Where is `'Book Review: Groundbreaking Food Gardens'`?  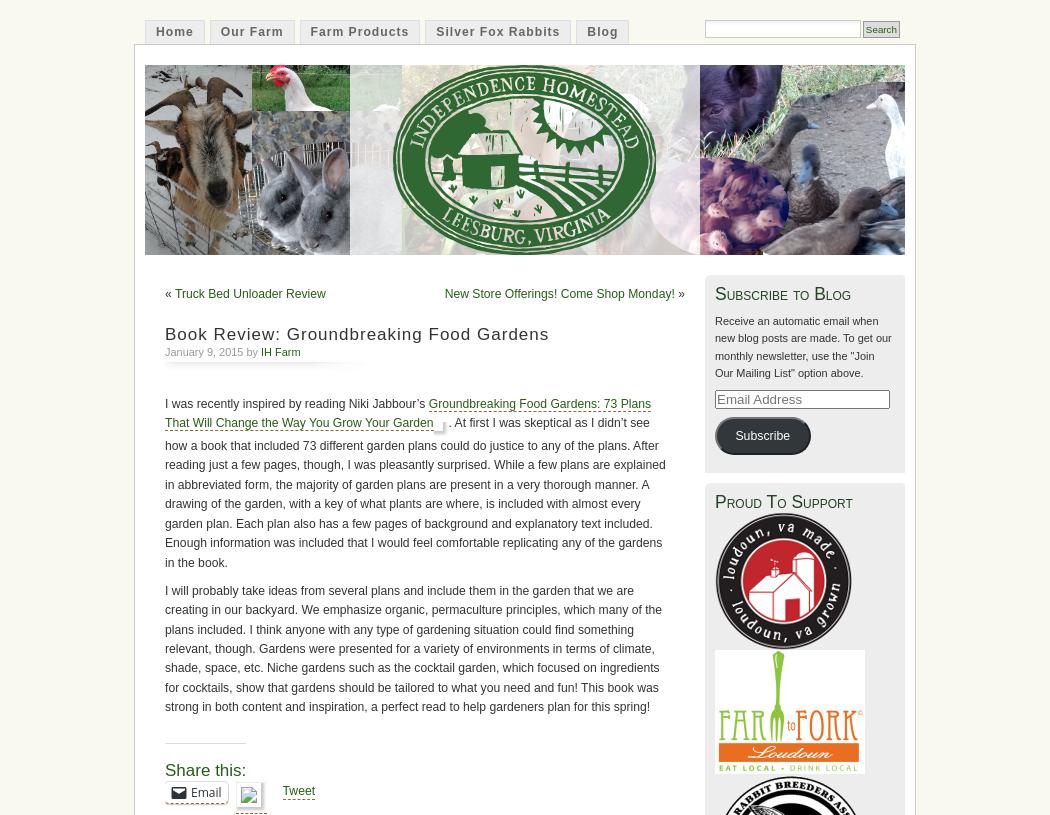 'Book Review: Groundbreaking Food Gardens' is located at coordinates (356, 332).